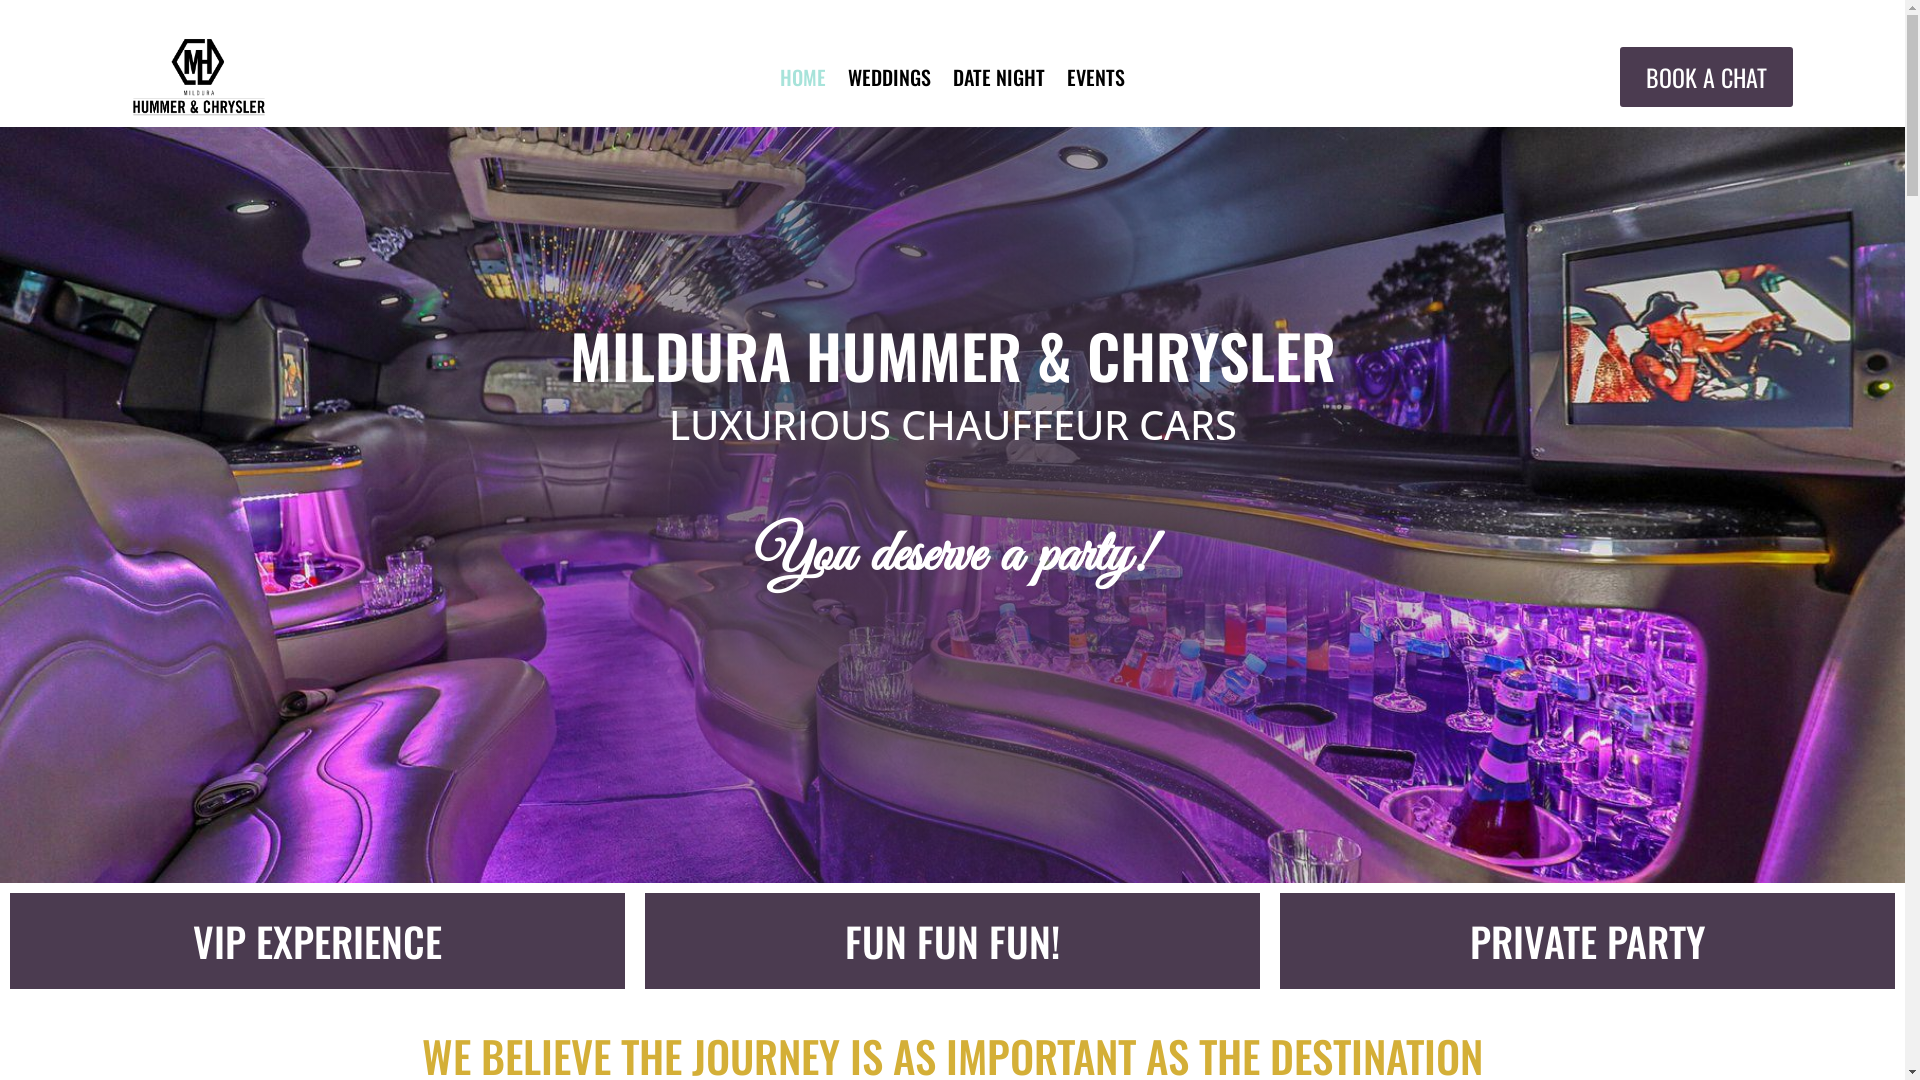 Image resolution: width=1920 pixels, height=1080 pixels. Describe the element at coordinates (888, 80) in the screenshot. I see `'WEDDINGS'` at that location.